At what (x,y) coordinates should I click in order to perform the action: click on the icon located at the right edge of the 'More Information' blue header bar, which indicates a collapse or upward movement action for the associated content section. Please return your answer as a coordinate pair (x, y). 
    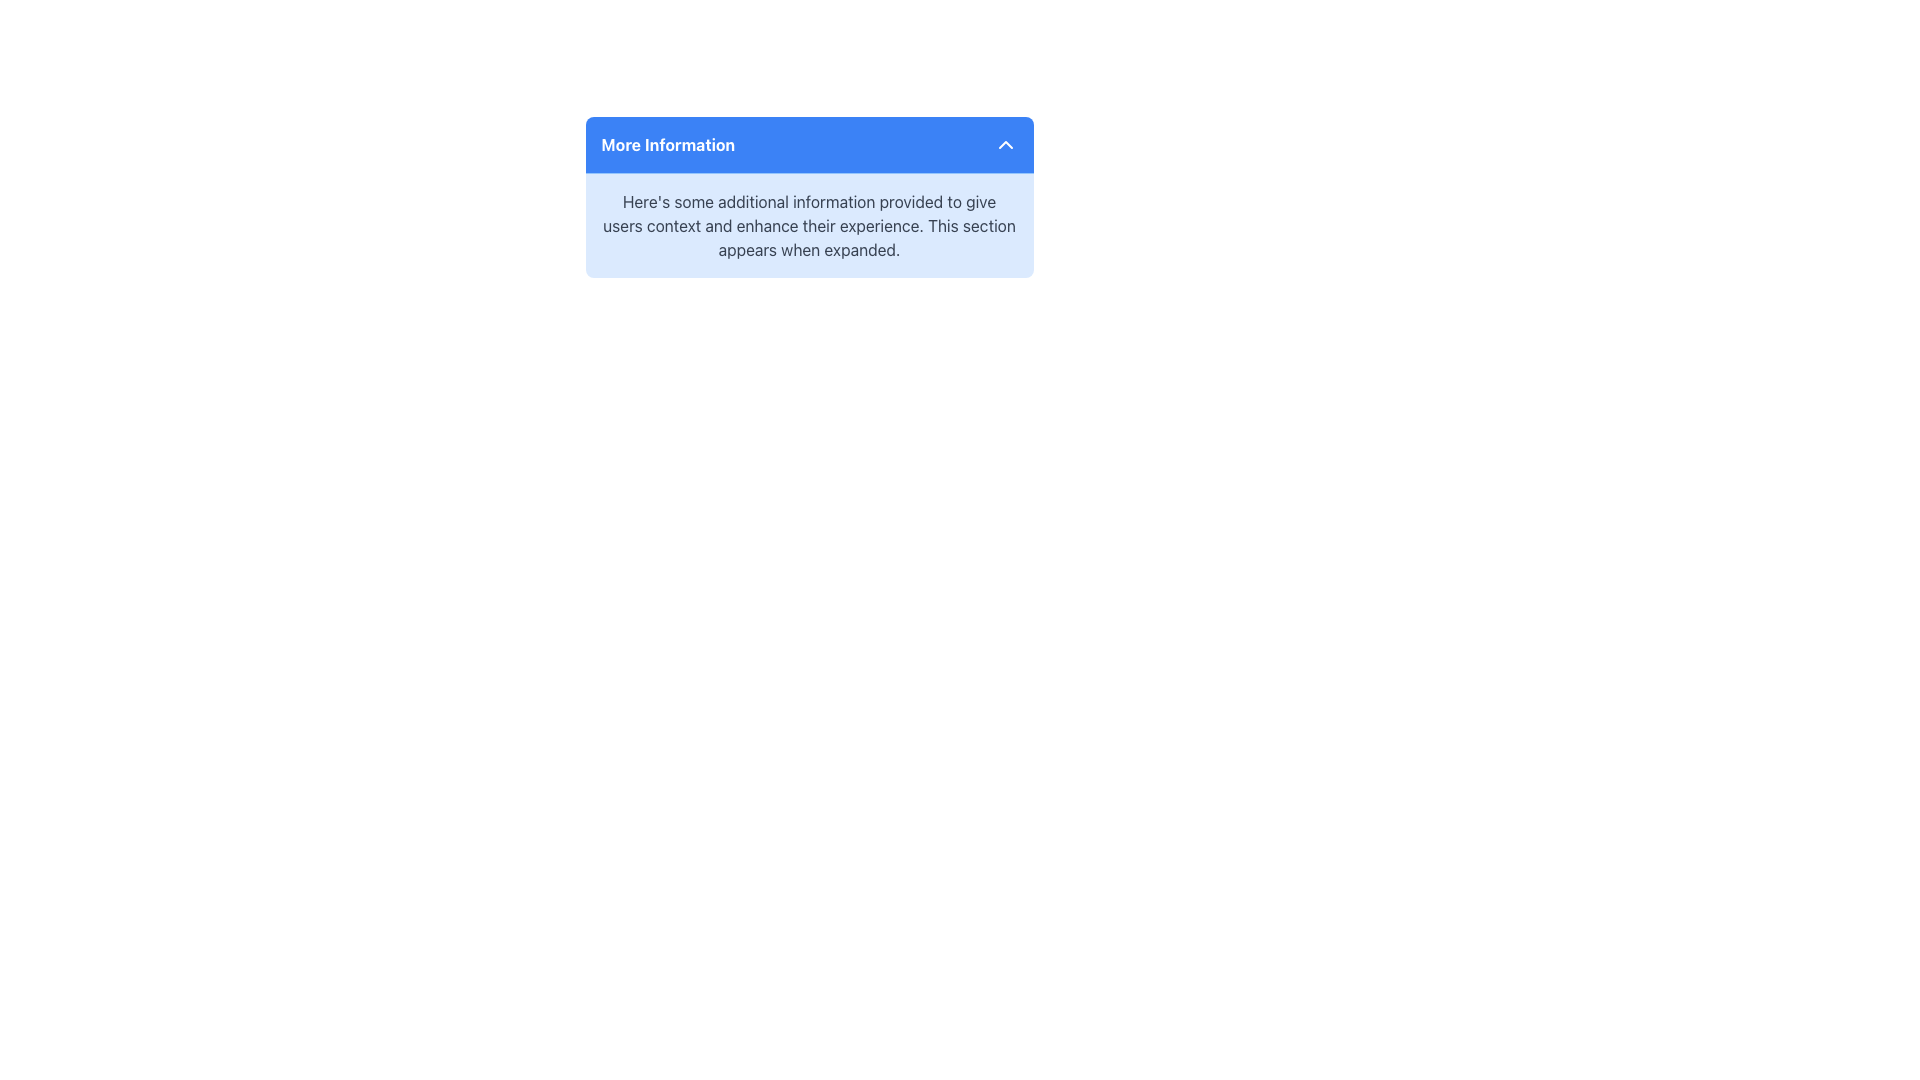
    Looking at the image, I should click on (1005, 144).